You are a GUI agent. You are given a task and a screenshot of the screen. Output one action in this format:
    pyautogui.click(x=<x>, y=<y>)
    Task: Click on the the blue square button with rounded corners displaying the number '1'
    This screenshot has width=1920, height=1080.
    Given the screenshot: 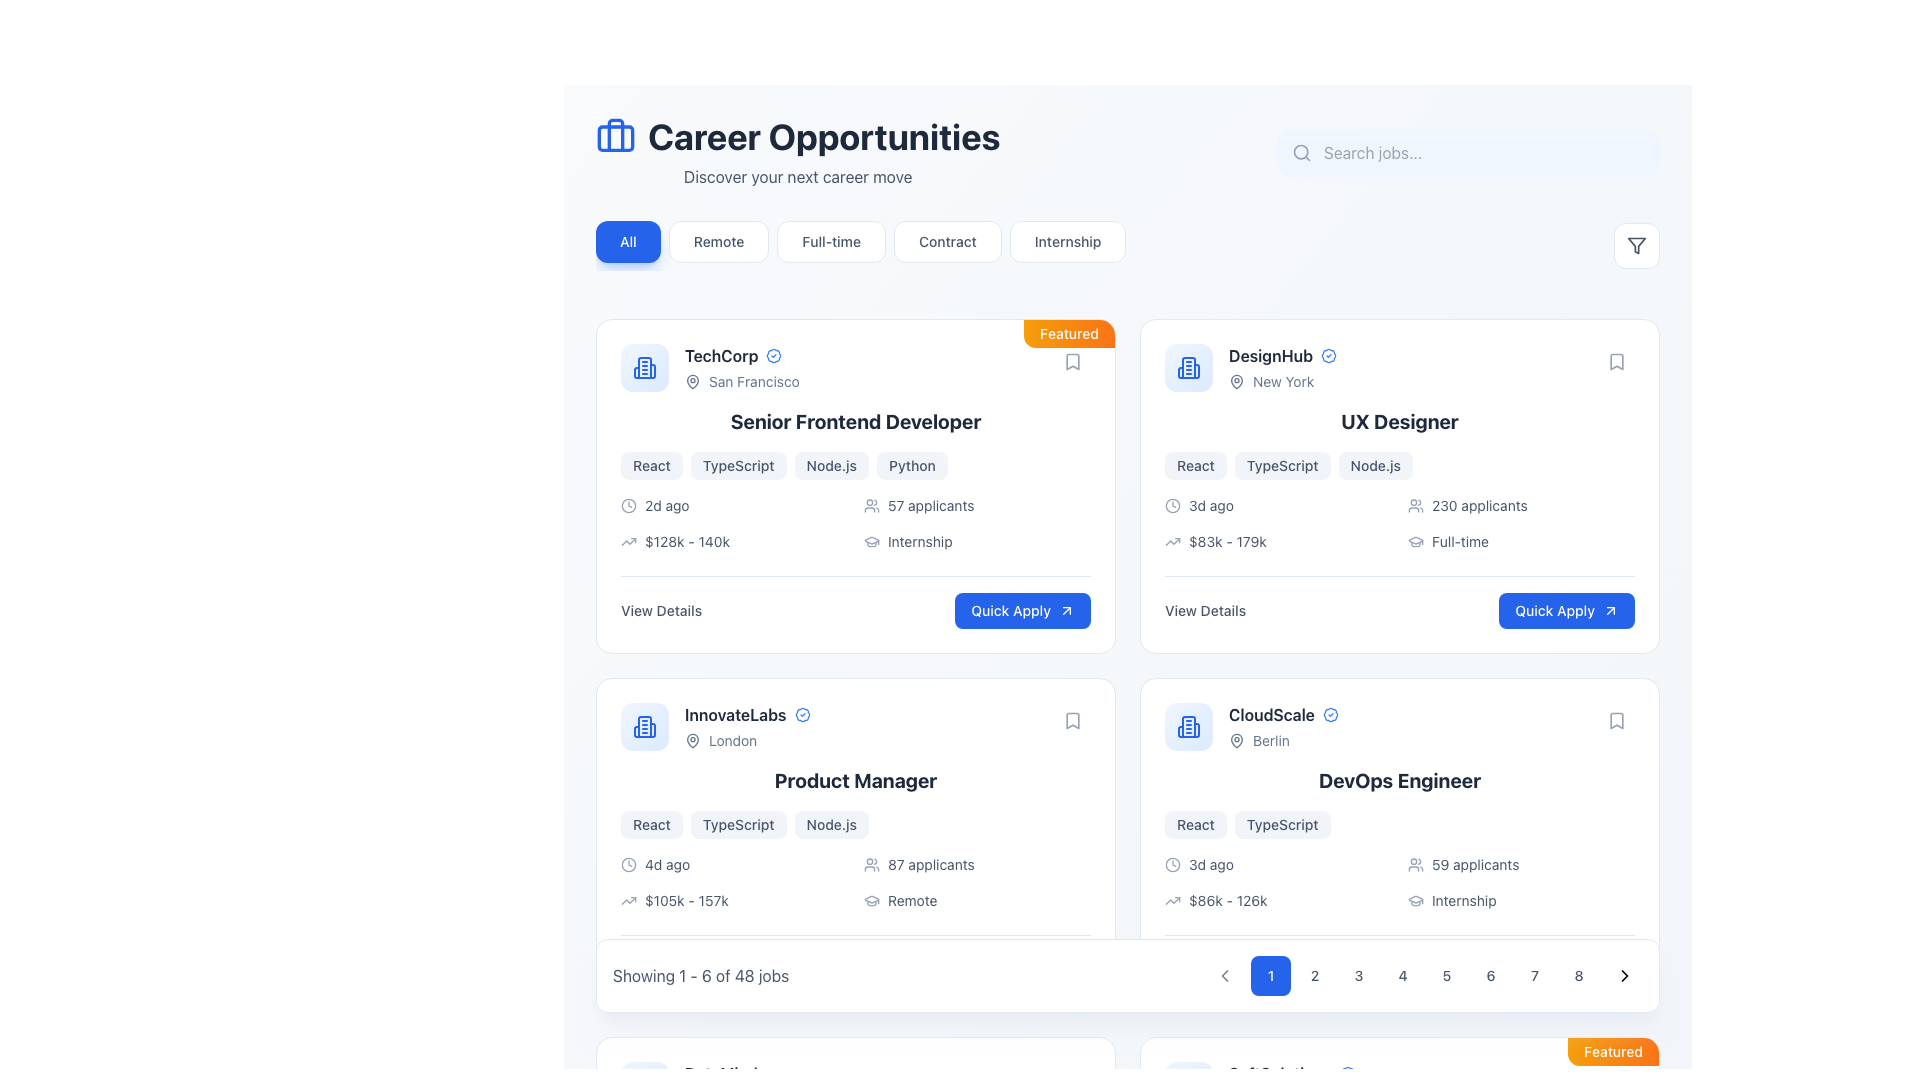 What is the action you would take?
    pyautogui.click(x=1270, y=974)
    